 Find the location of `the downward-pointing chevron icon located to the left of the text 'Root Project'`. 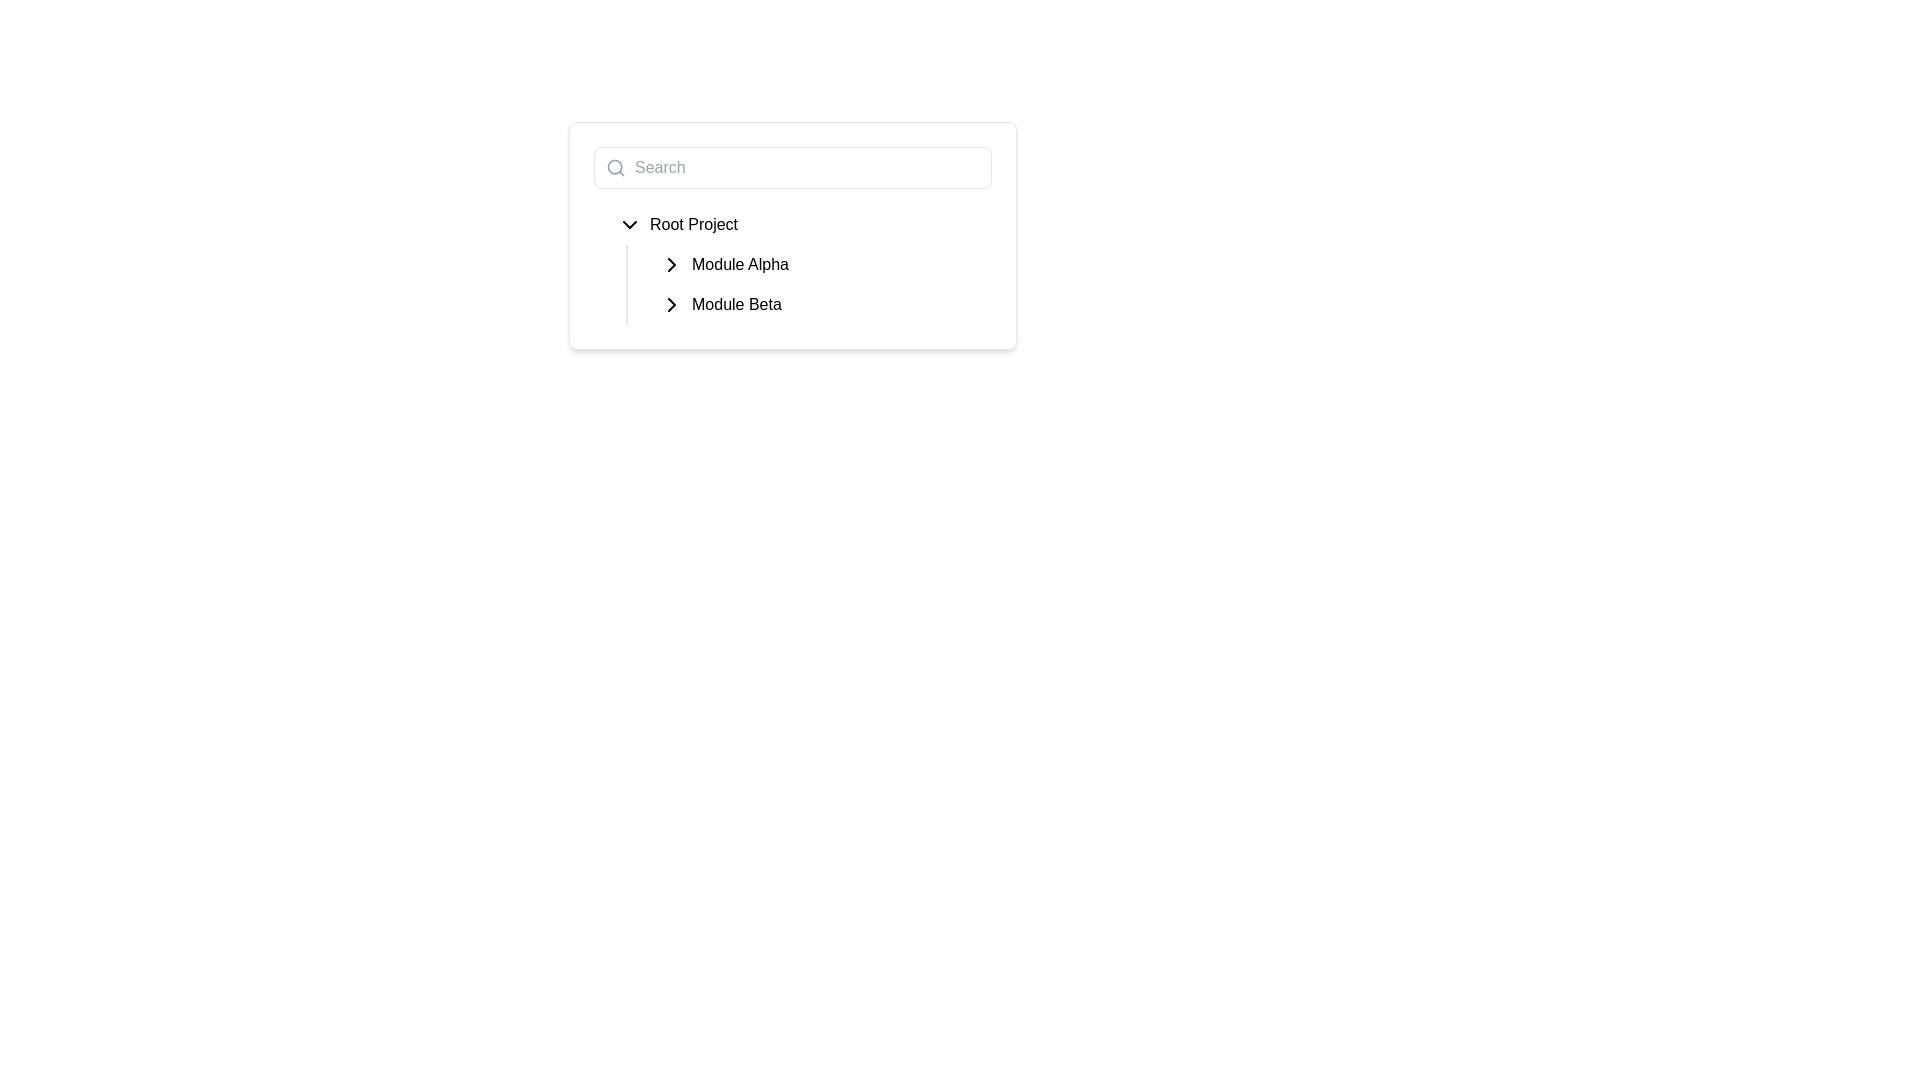

the downward-pointing chevron icon located to the left of the text 'Root Project' is located at coordinates (628, 224).